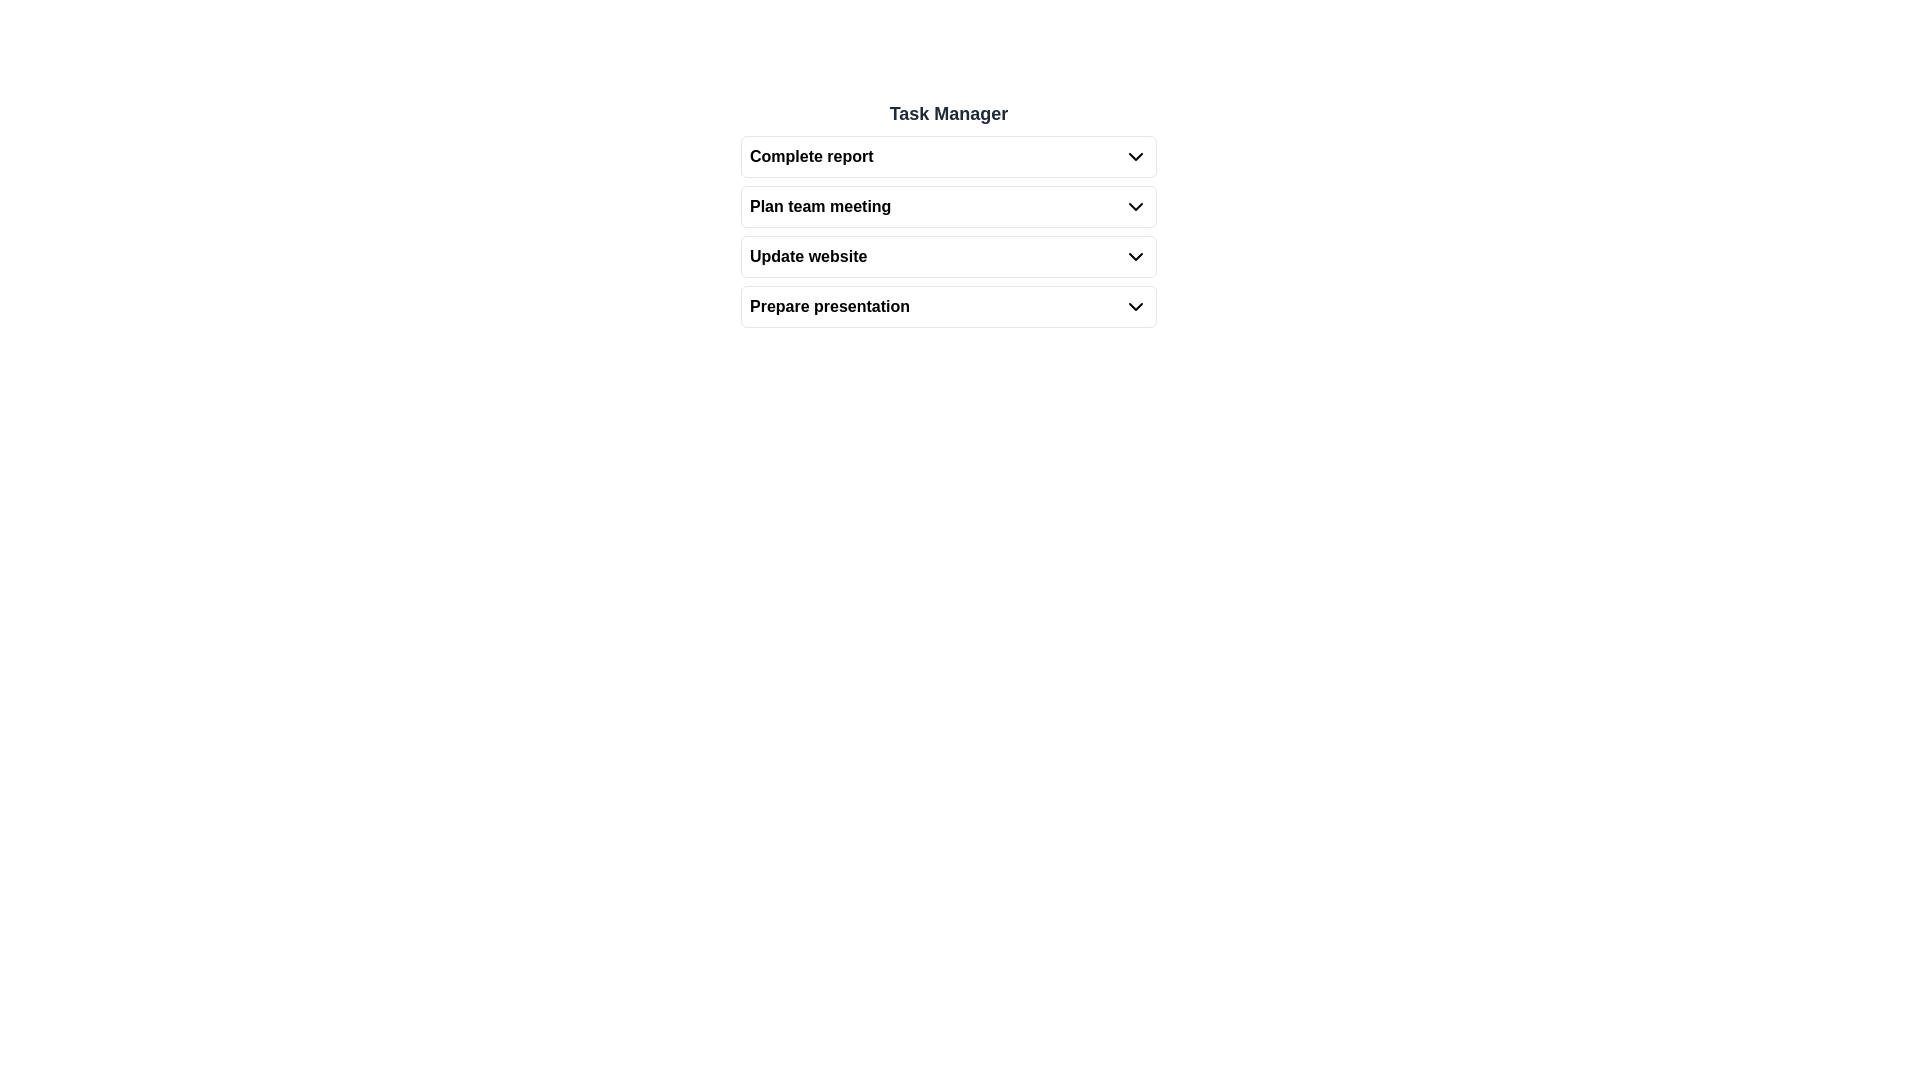 The width and height of the screenshot is (1920, 1080). What do you see at coordinates (948, 256) in the screenshot?
I see `the interactive task item labeled 'Update website' which is the third item in the task list` at bounding box center [948, 256].